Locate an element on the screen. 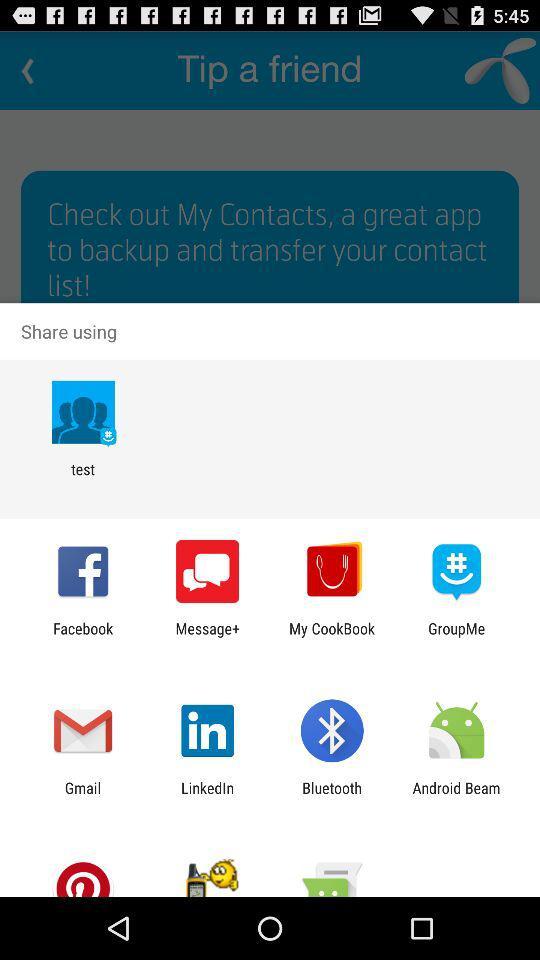  the test app is located at coordinates (82, 478).